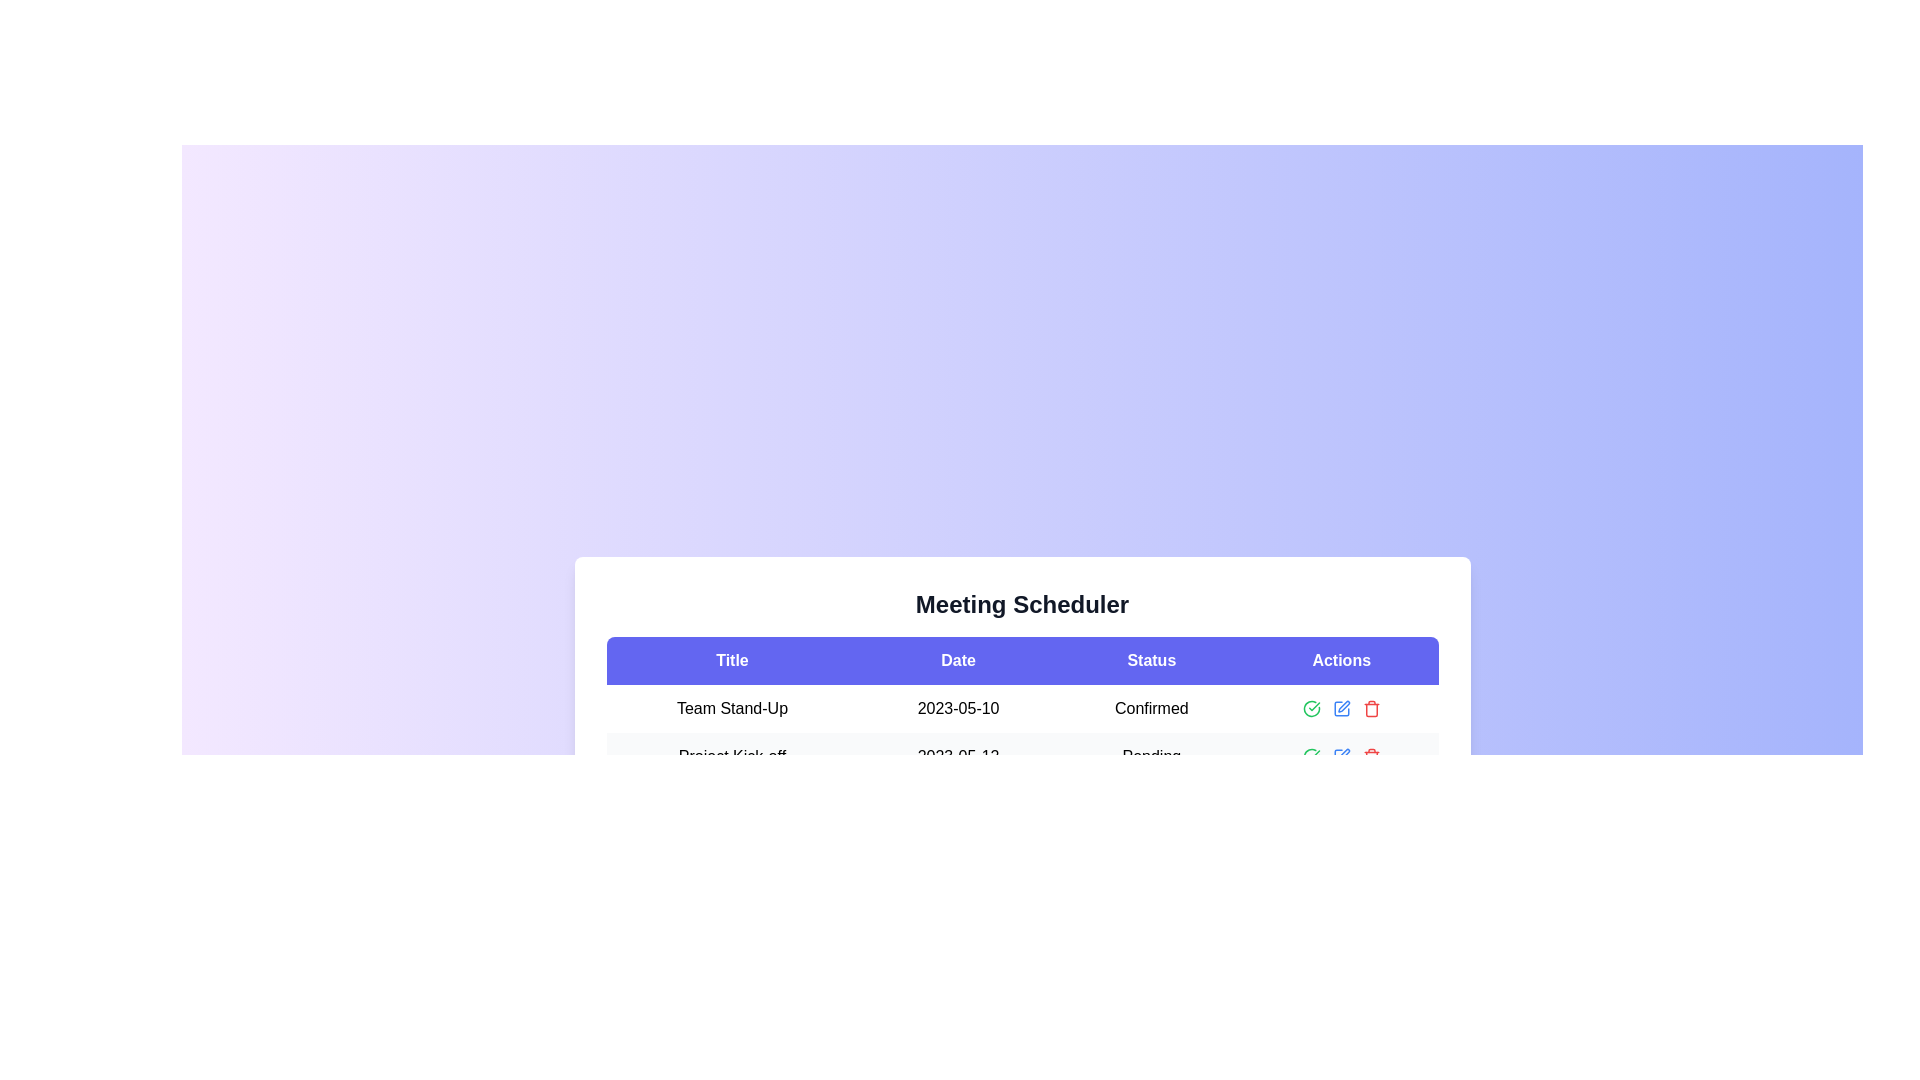  I want to click on the first data row in the table that contains 'Team Stand-Up', '2023-05-10', and 'Confirmed', so click(1022, 732).